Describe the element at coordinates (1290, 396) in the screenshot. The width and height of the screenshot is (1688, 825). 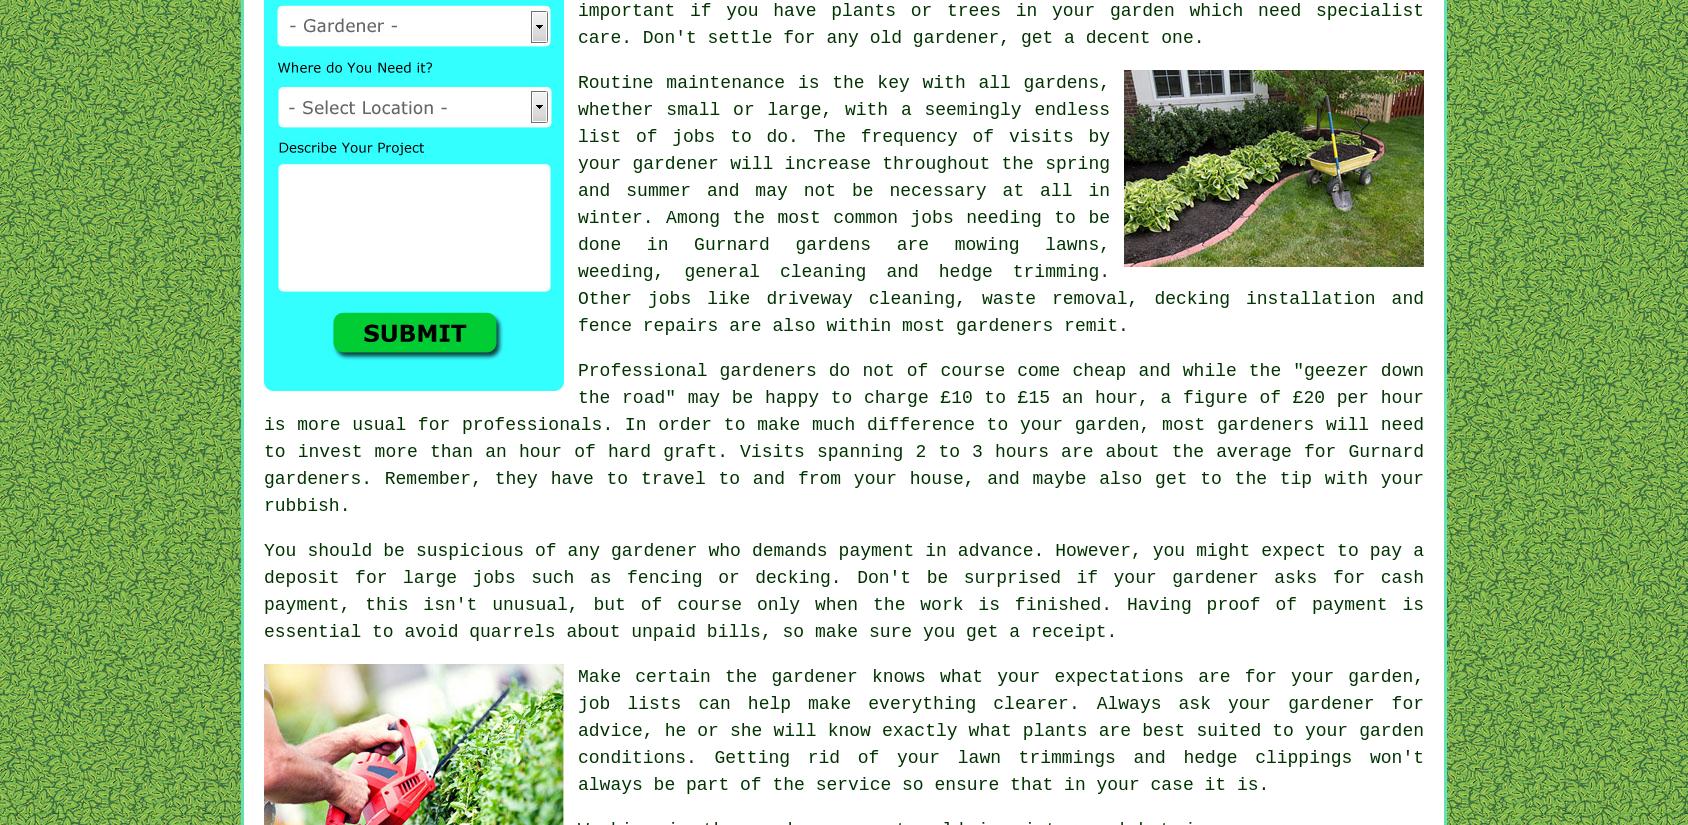
I see `'£20 per hour'` at that location.